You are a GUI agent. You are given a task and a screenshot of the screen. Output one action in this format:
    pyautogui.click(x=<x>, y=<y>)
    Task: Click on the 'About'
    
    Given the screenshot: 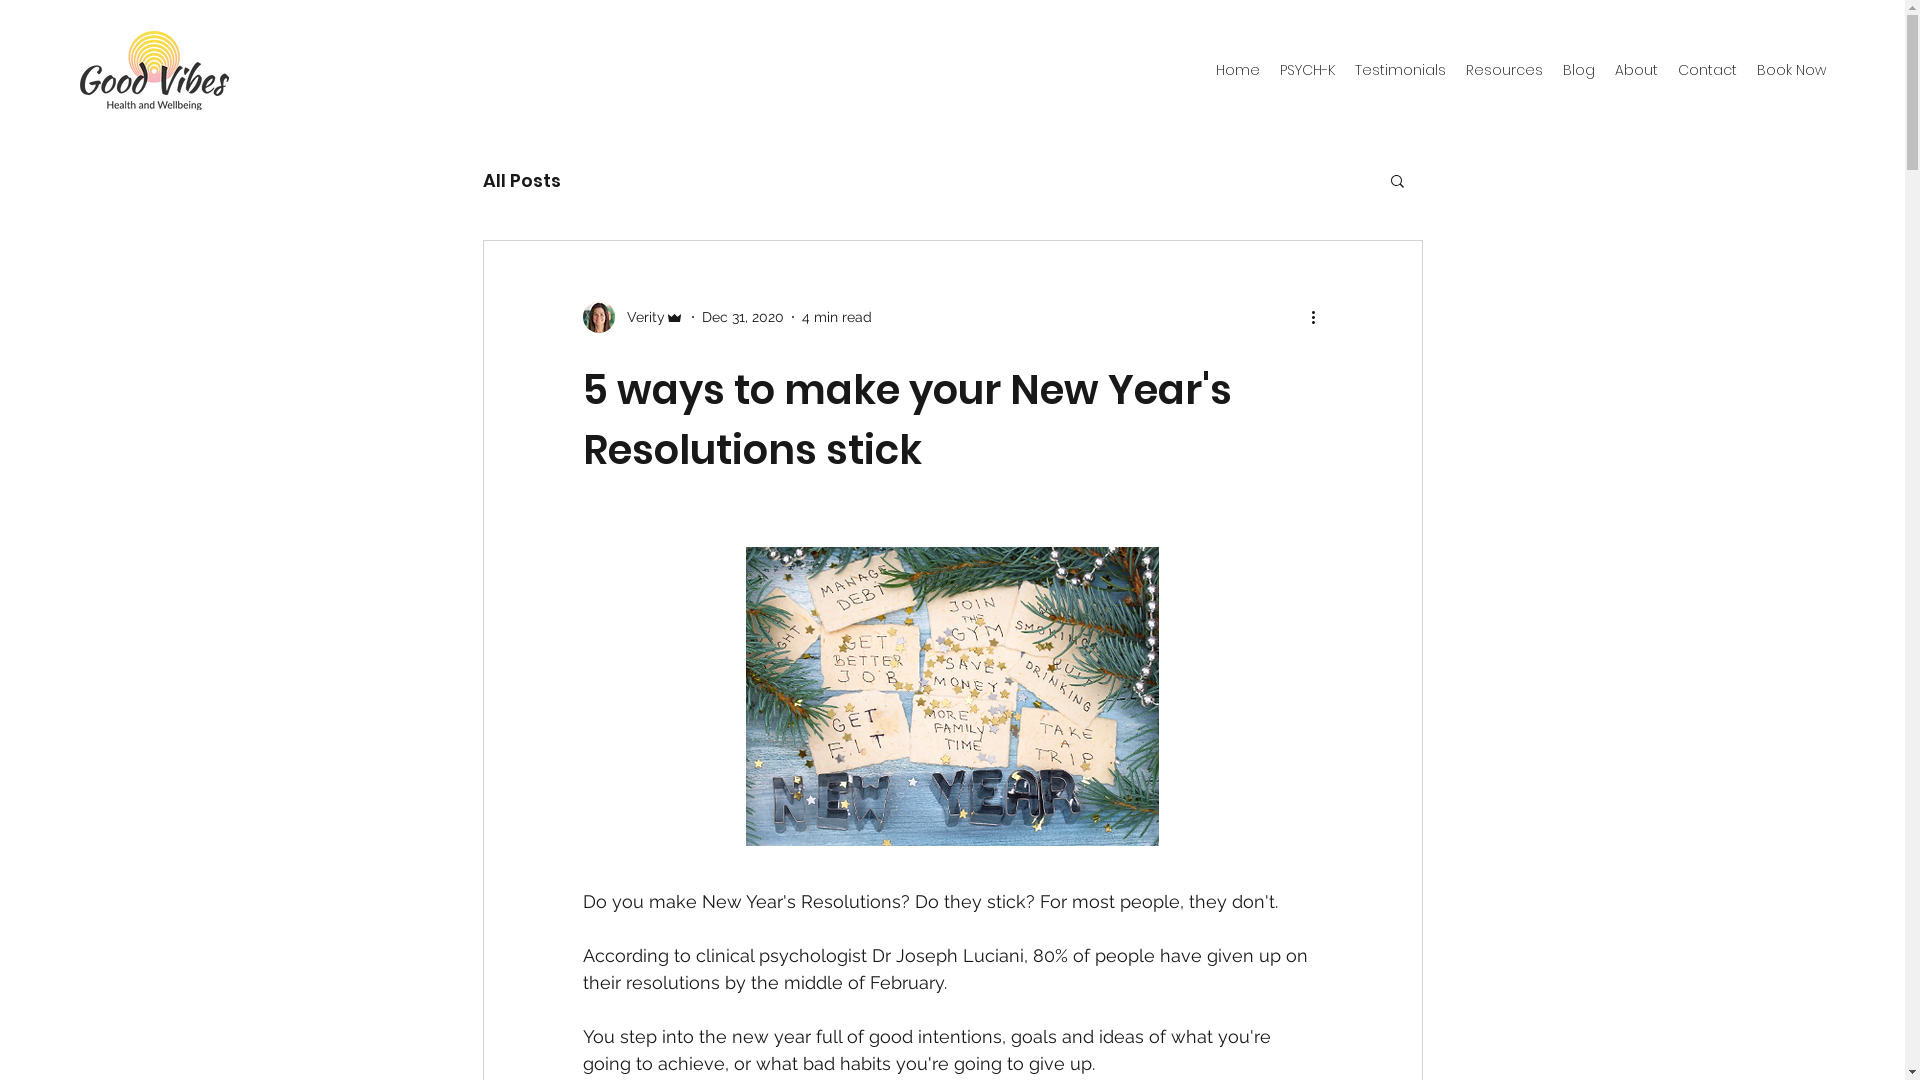 What is the action you would take?
    pyautogui.click(x=1636, y=69)
    